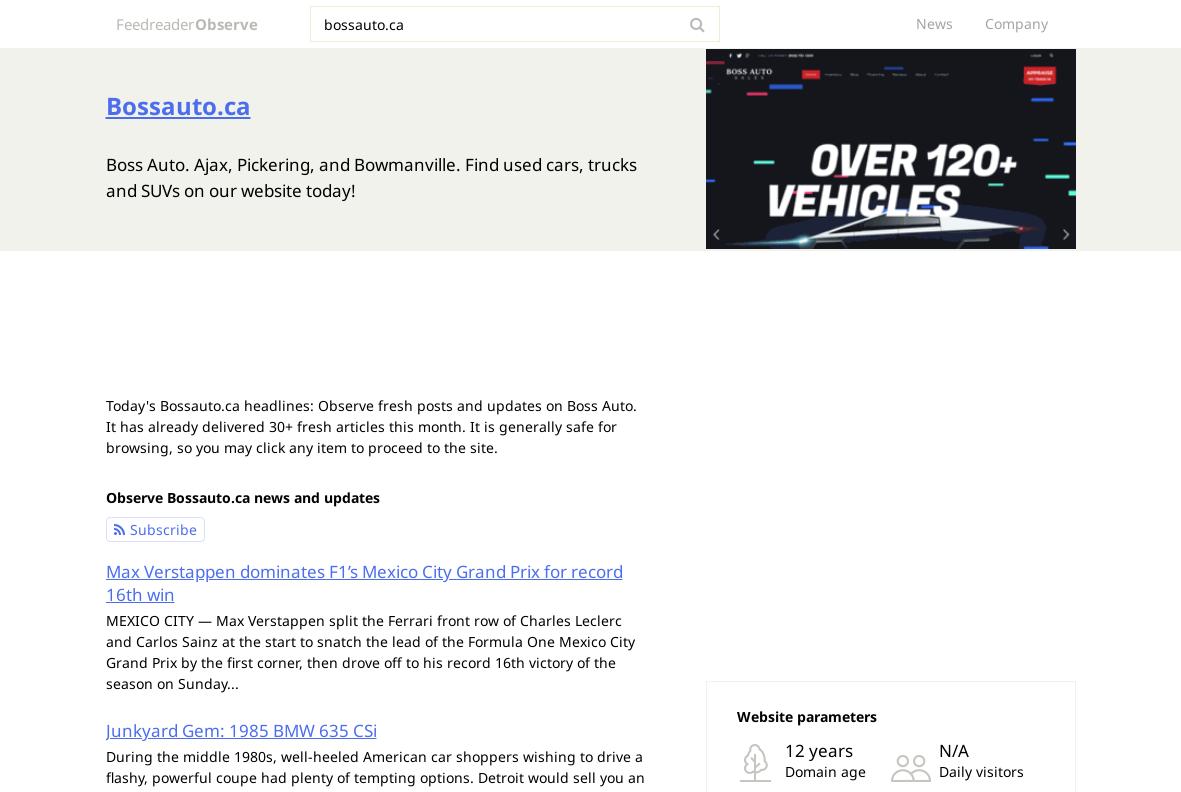 The width and height of the screenshot is (1181, 792). Describe the element at coordinates (951, 750) in the screenshot. I see `'N/A'` at that location.